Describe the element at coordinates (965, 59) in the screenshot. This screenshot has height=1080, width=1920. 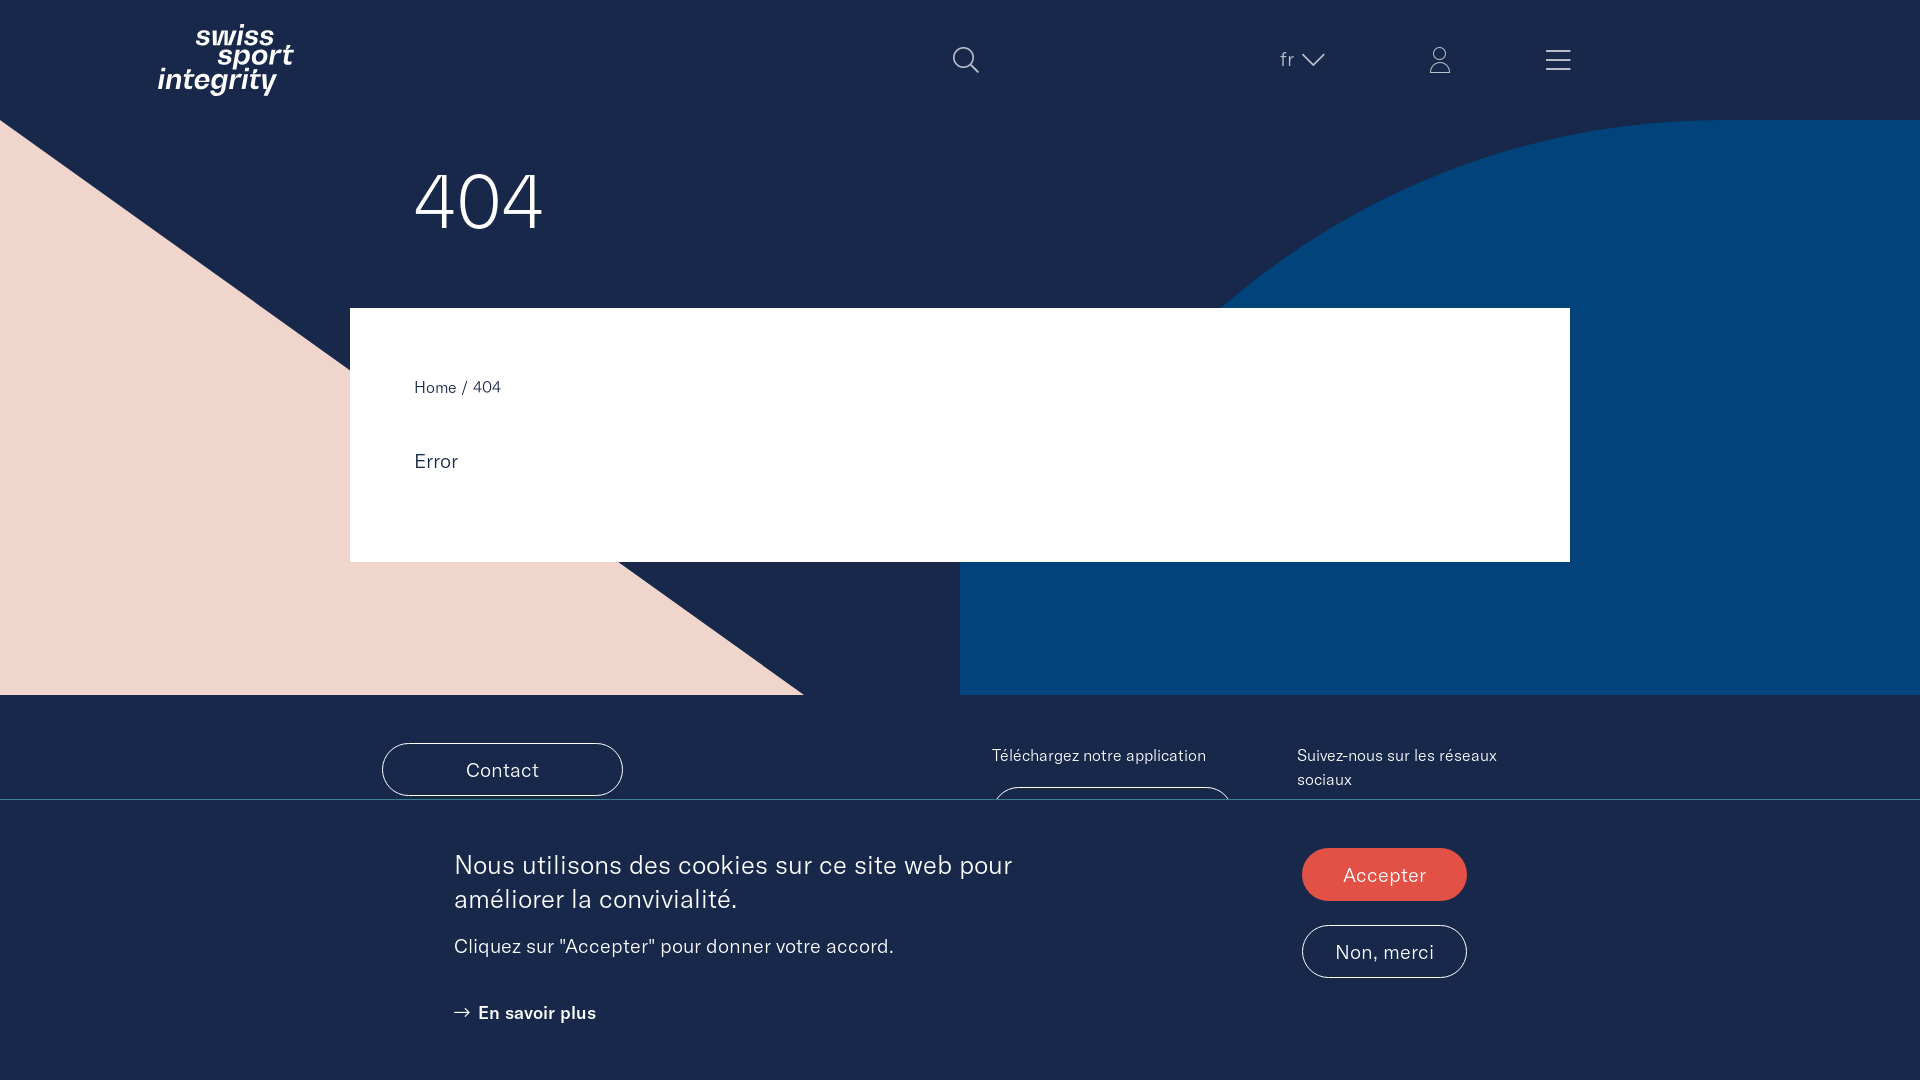
I see `'Search'` at that location.